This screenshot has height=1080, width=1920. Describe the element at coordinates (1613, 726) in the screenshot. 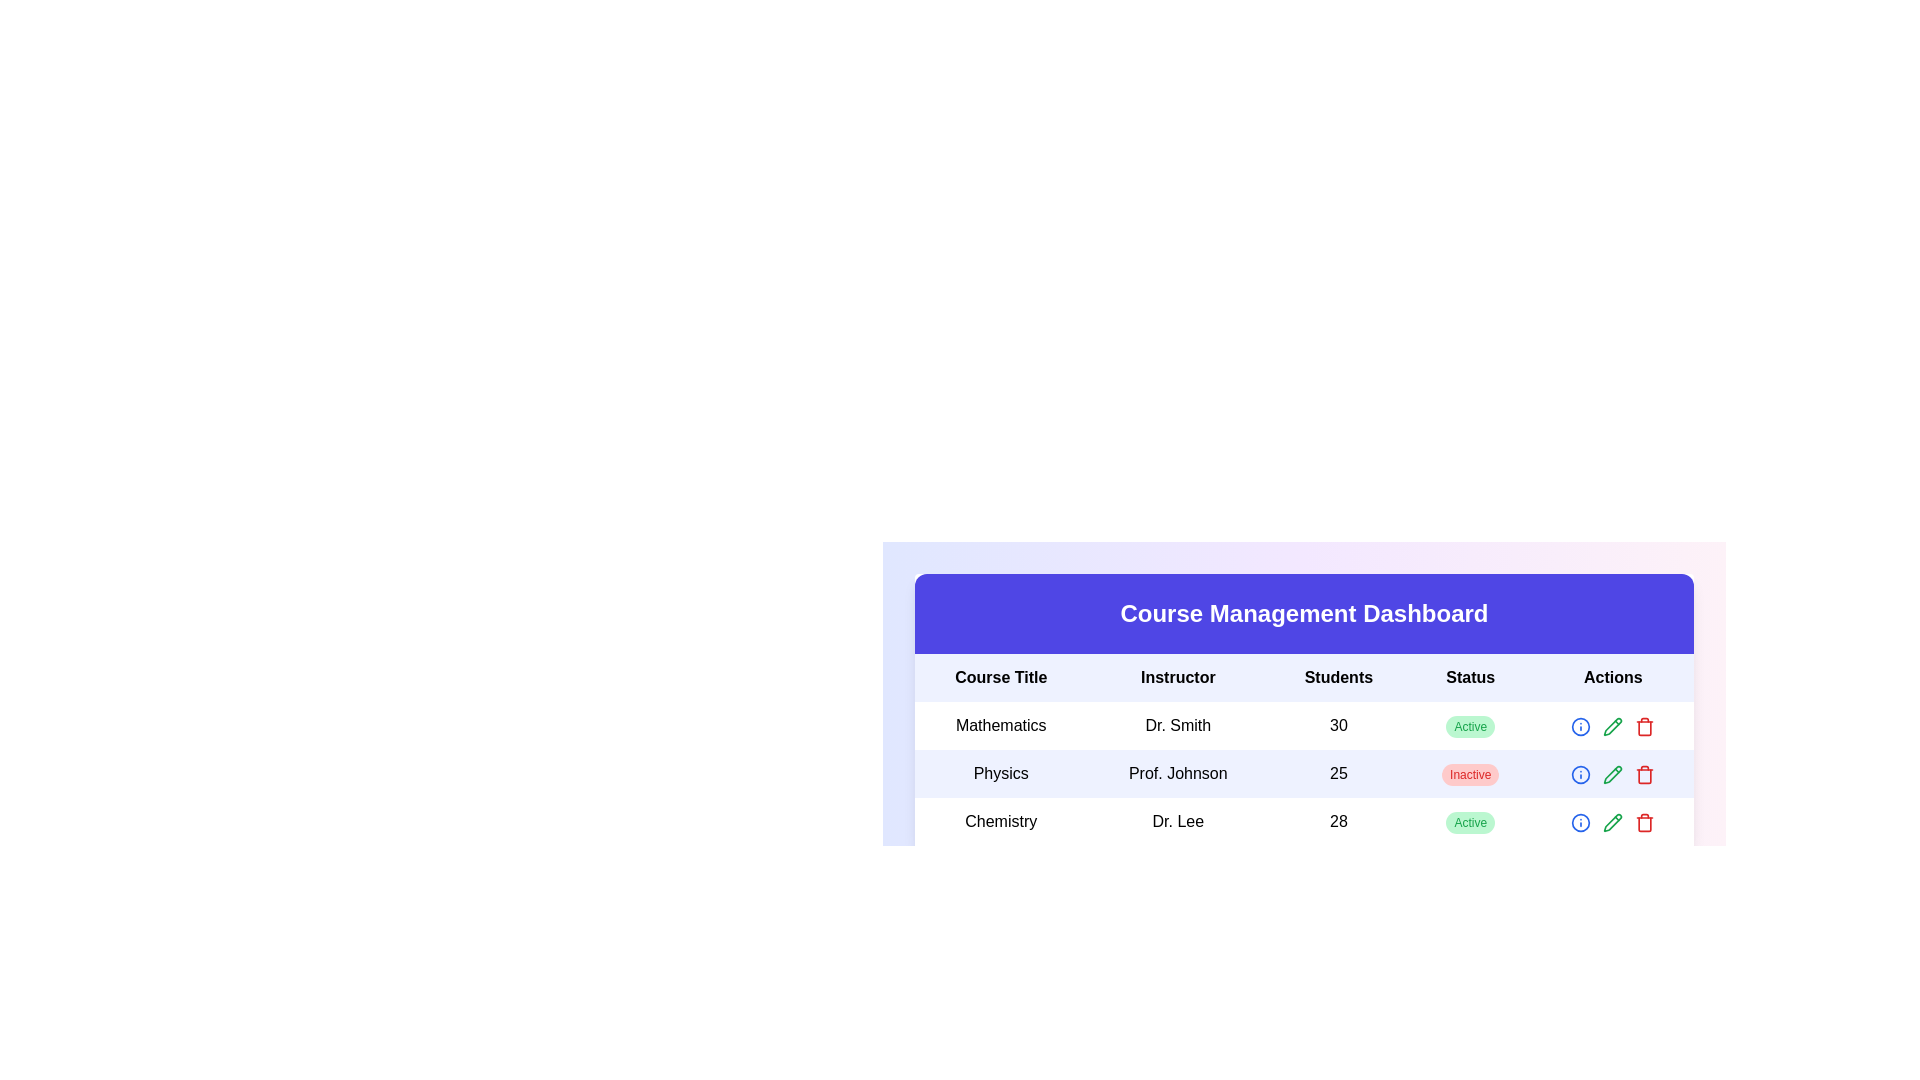

I see `the pencil icon in the 'Actions' column of the 'Physics' course row to initiate the edit action` at that location.